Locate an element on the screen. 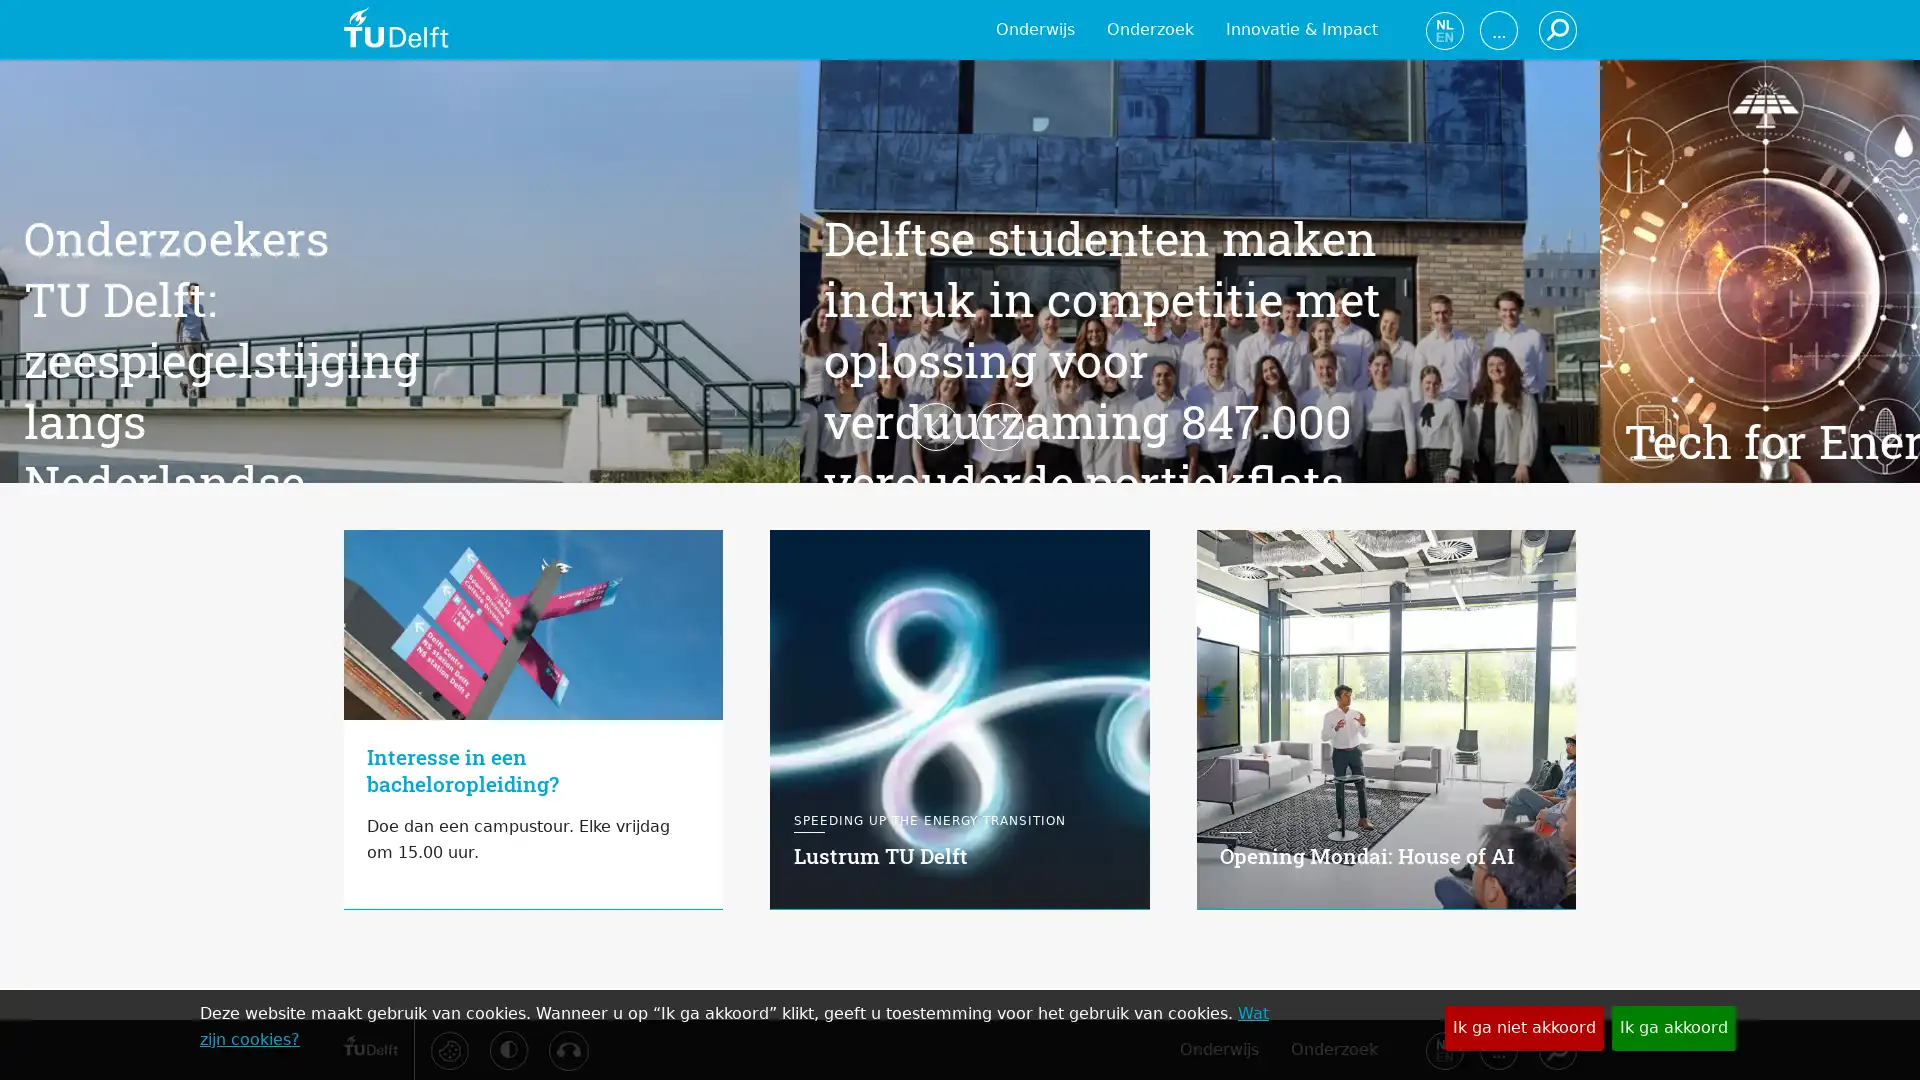 This screenshot has width=1920, height=1080. Ga naar vorig item is located at coordinates (311, 540).